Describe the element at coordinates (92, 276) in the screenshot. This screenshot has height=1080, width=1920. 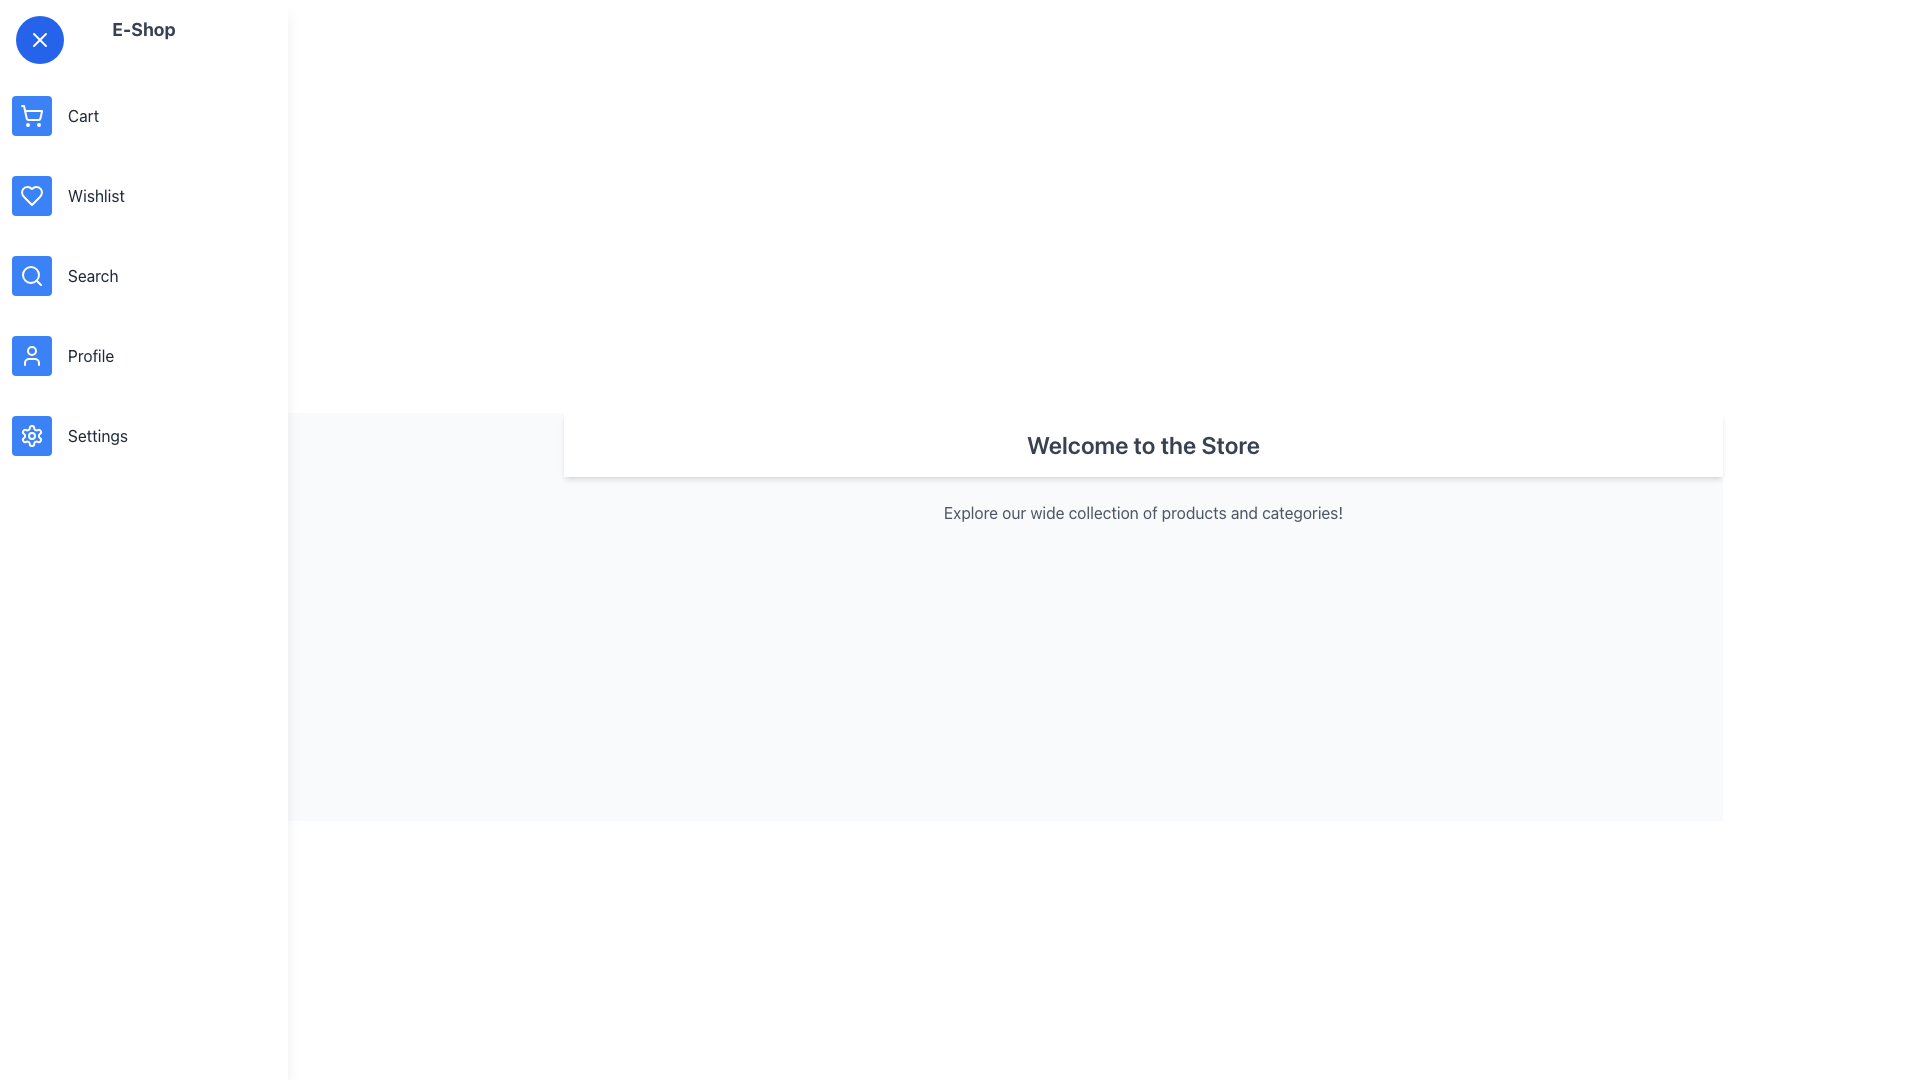
I see `the 'Search' text label in the left vertical navigation menu, located between 'Wishlist' and 'Profile'` at that location.